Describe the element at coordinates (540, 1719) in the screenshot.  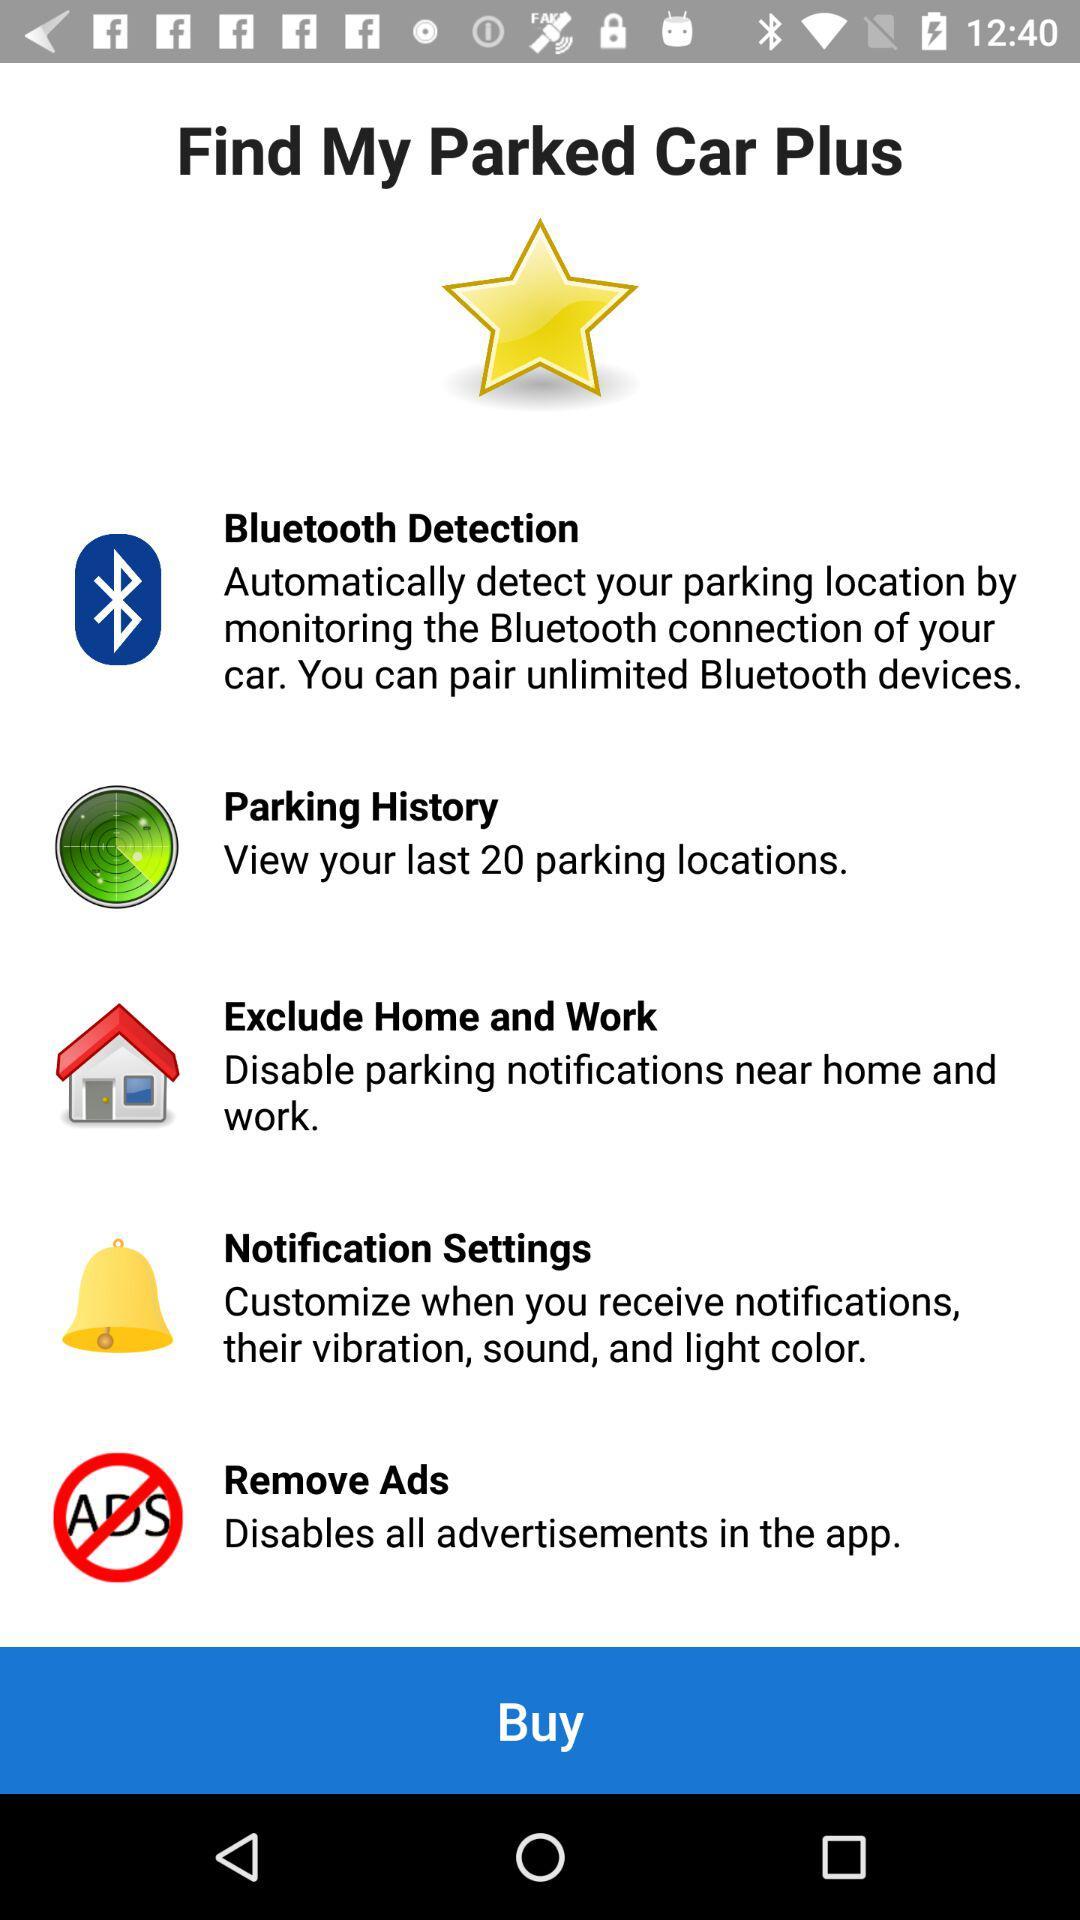
I see `the buy` at that location.